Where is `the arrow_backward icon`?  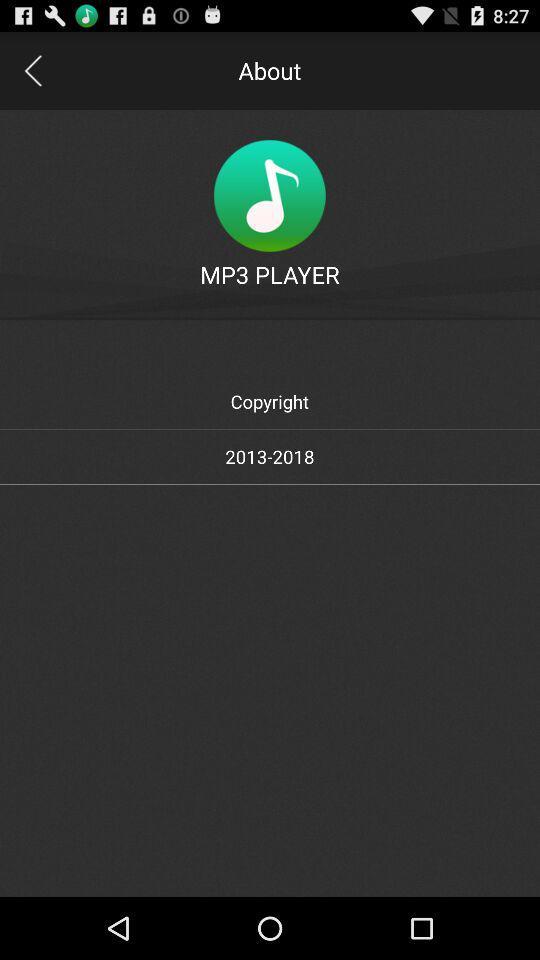 the arrow_backward icon is located at coordinates (31, 75).